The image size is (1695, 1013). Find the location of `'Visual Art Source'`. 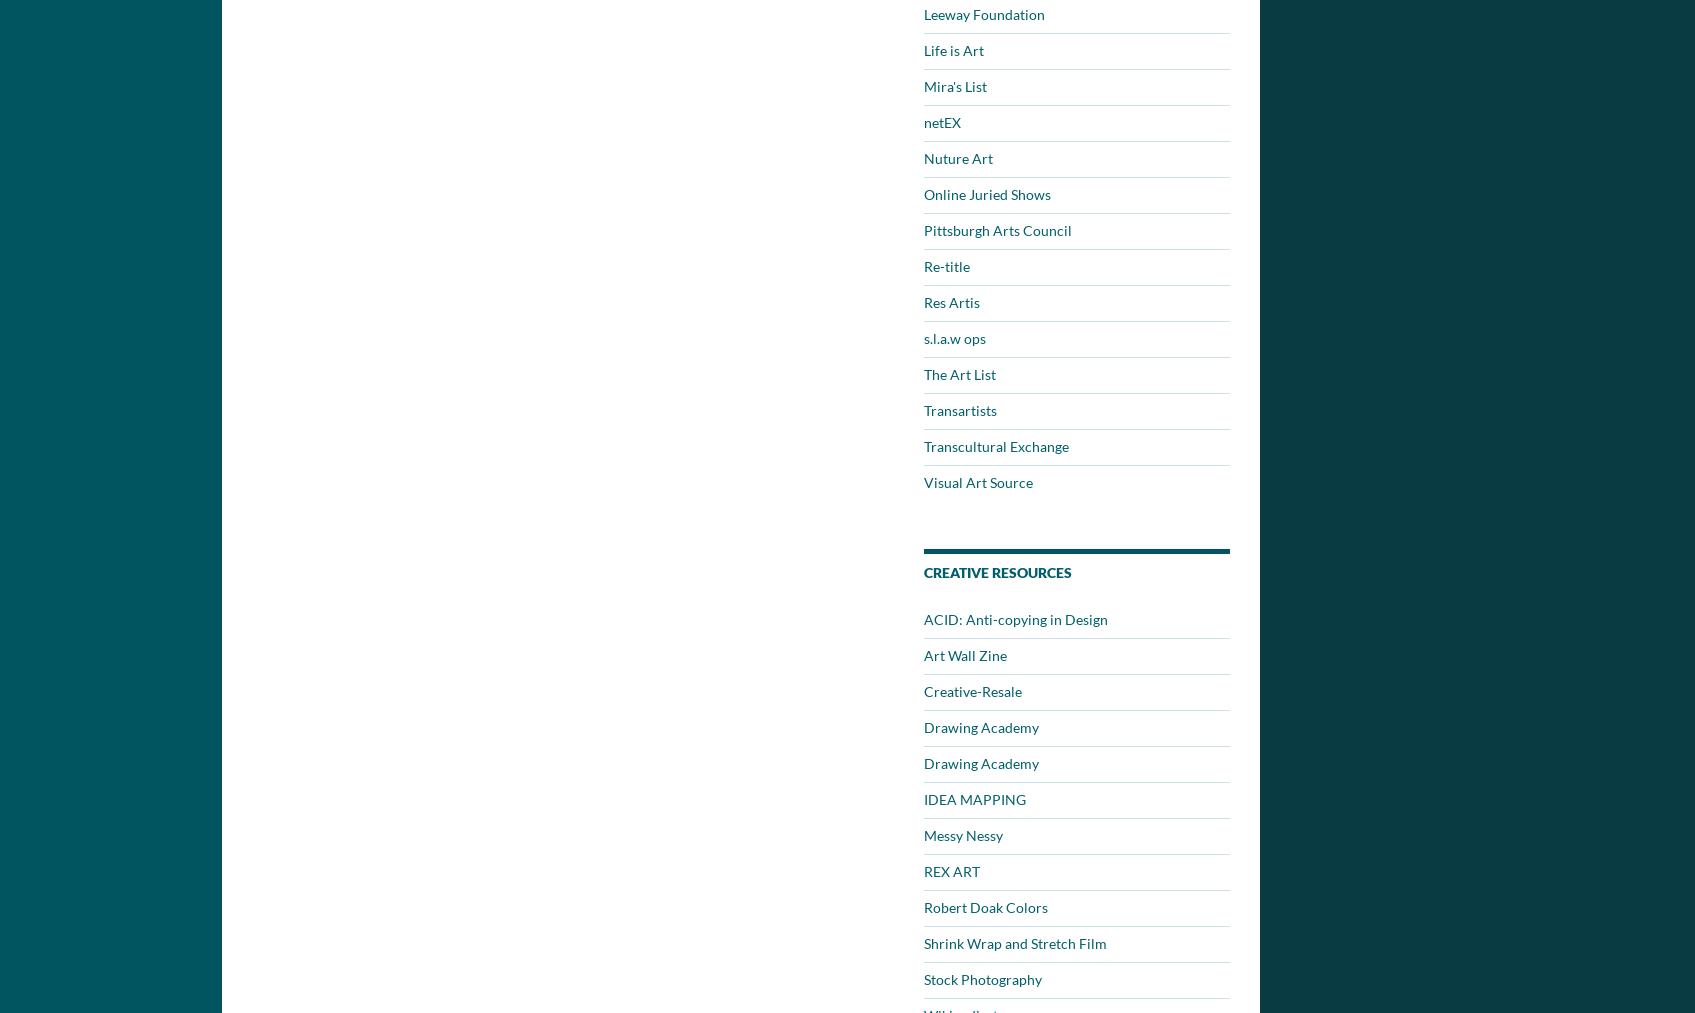

'Visual Art Source' is located at coordinates (978, 481).